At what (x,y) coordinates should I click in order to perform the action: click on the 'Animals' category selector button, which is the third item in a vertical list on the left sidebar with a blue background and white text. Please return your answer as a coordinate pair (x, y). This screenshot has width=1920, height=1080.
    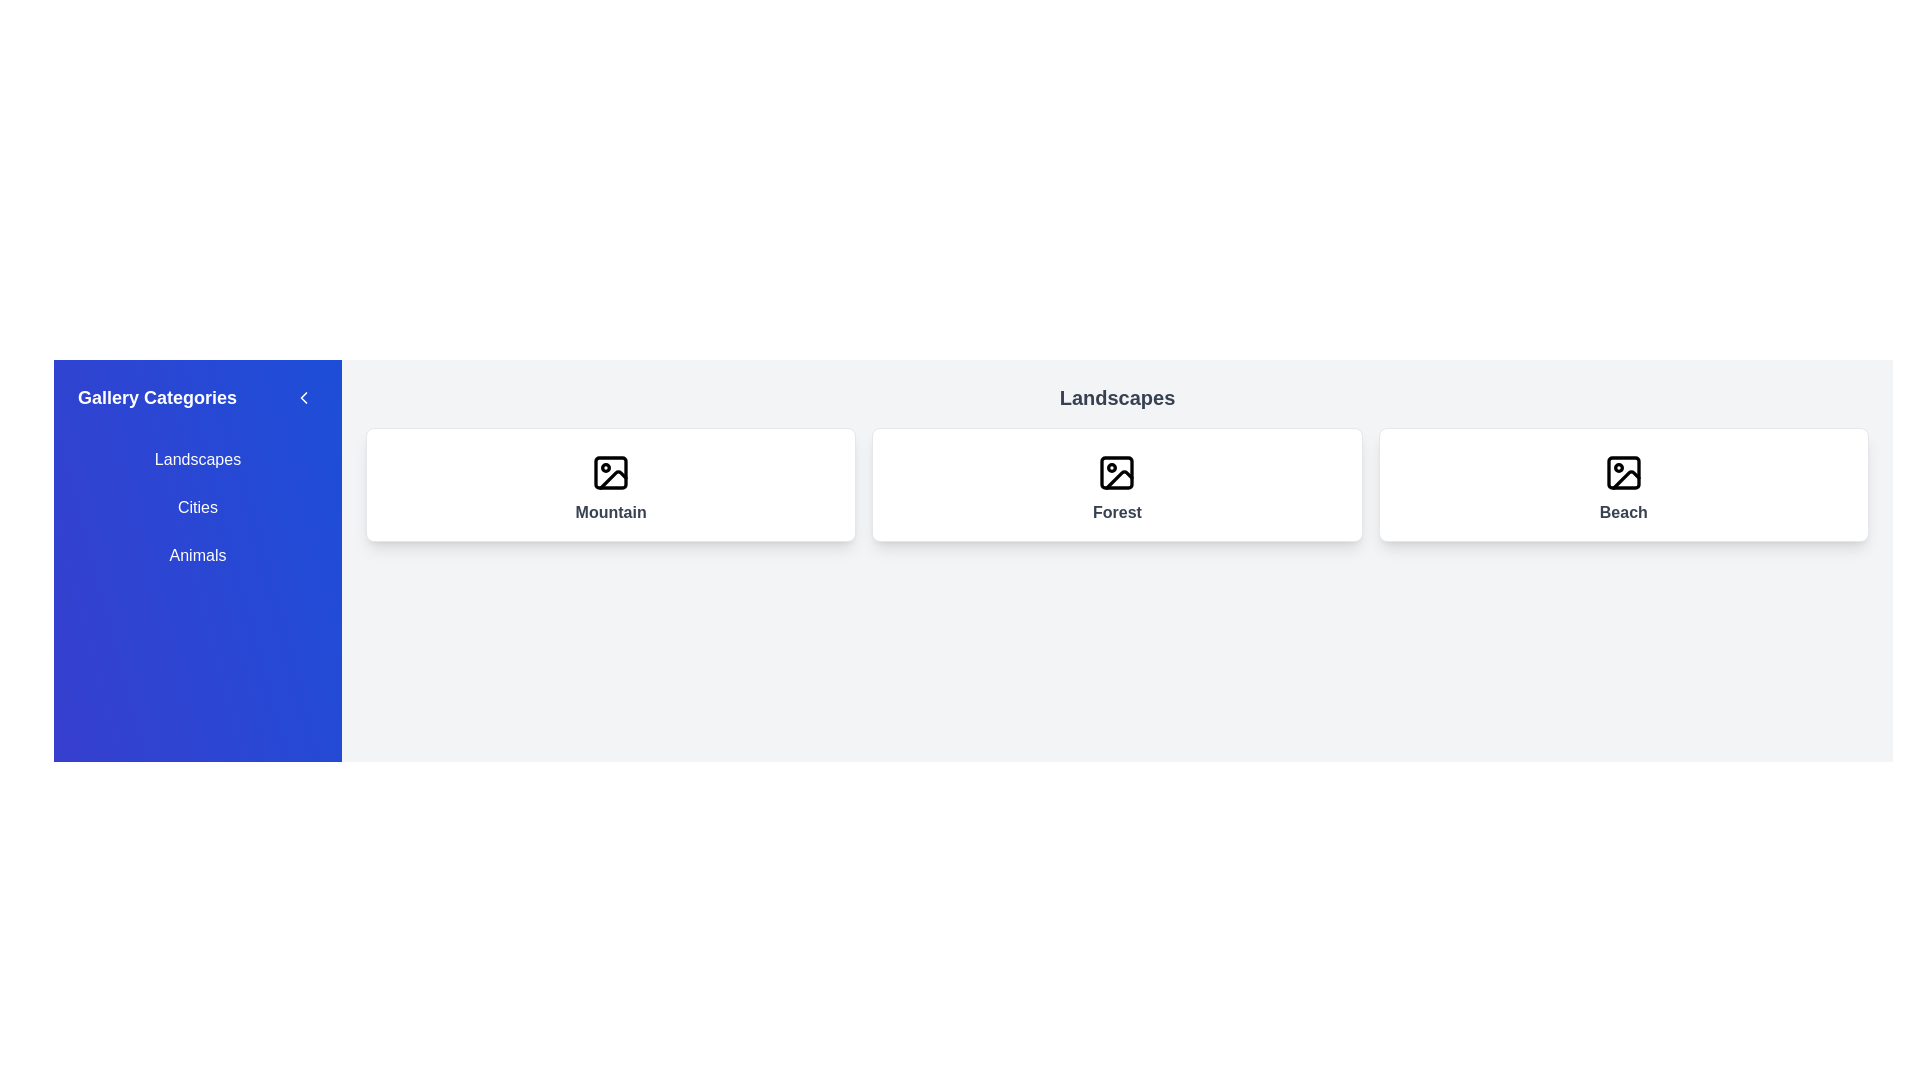
    Looking at the image, I should click on (197, 555).